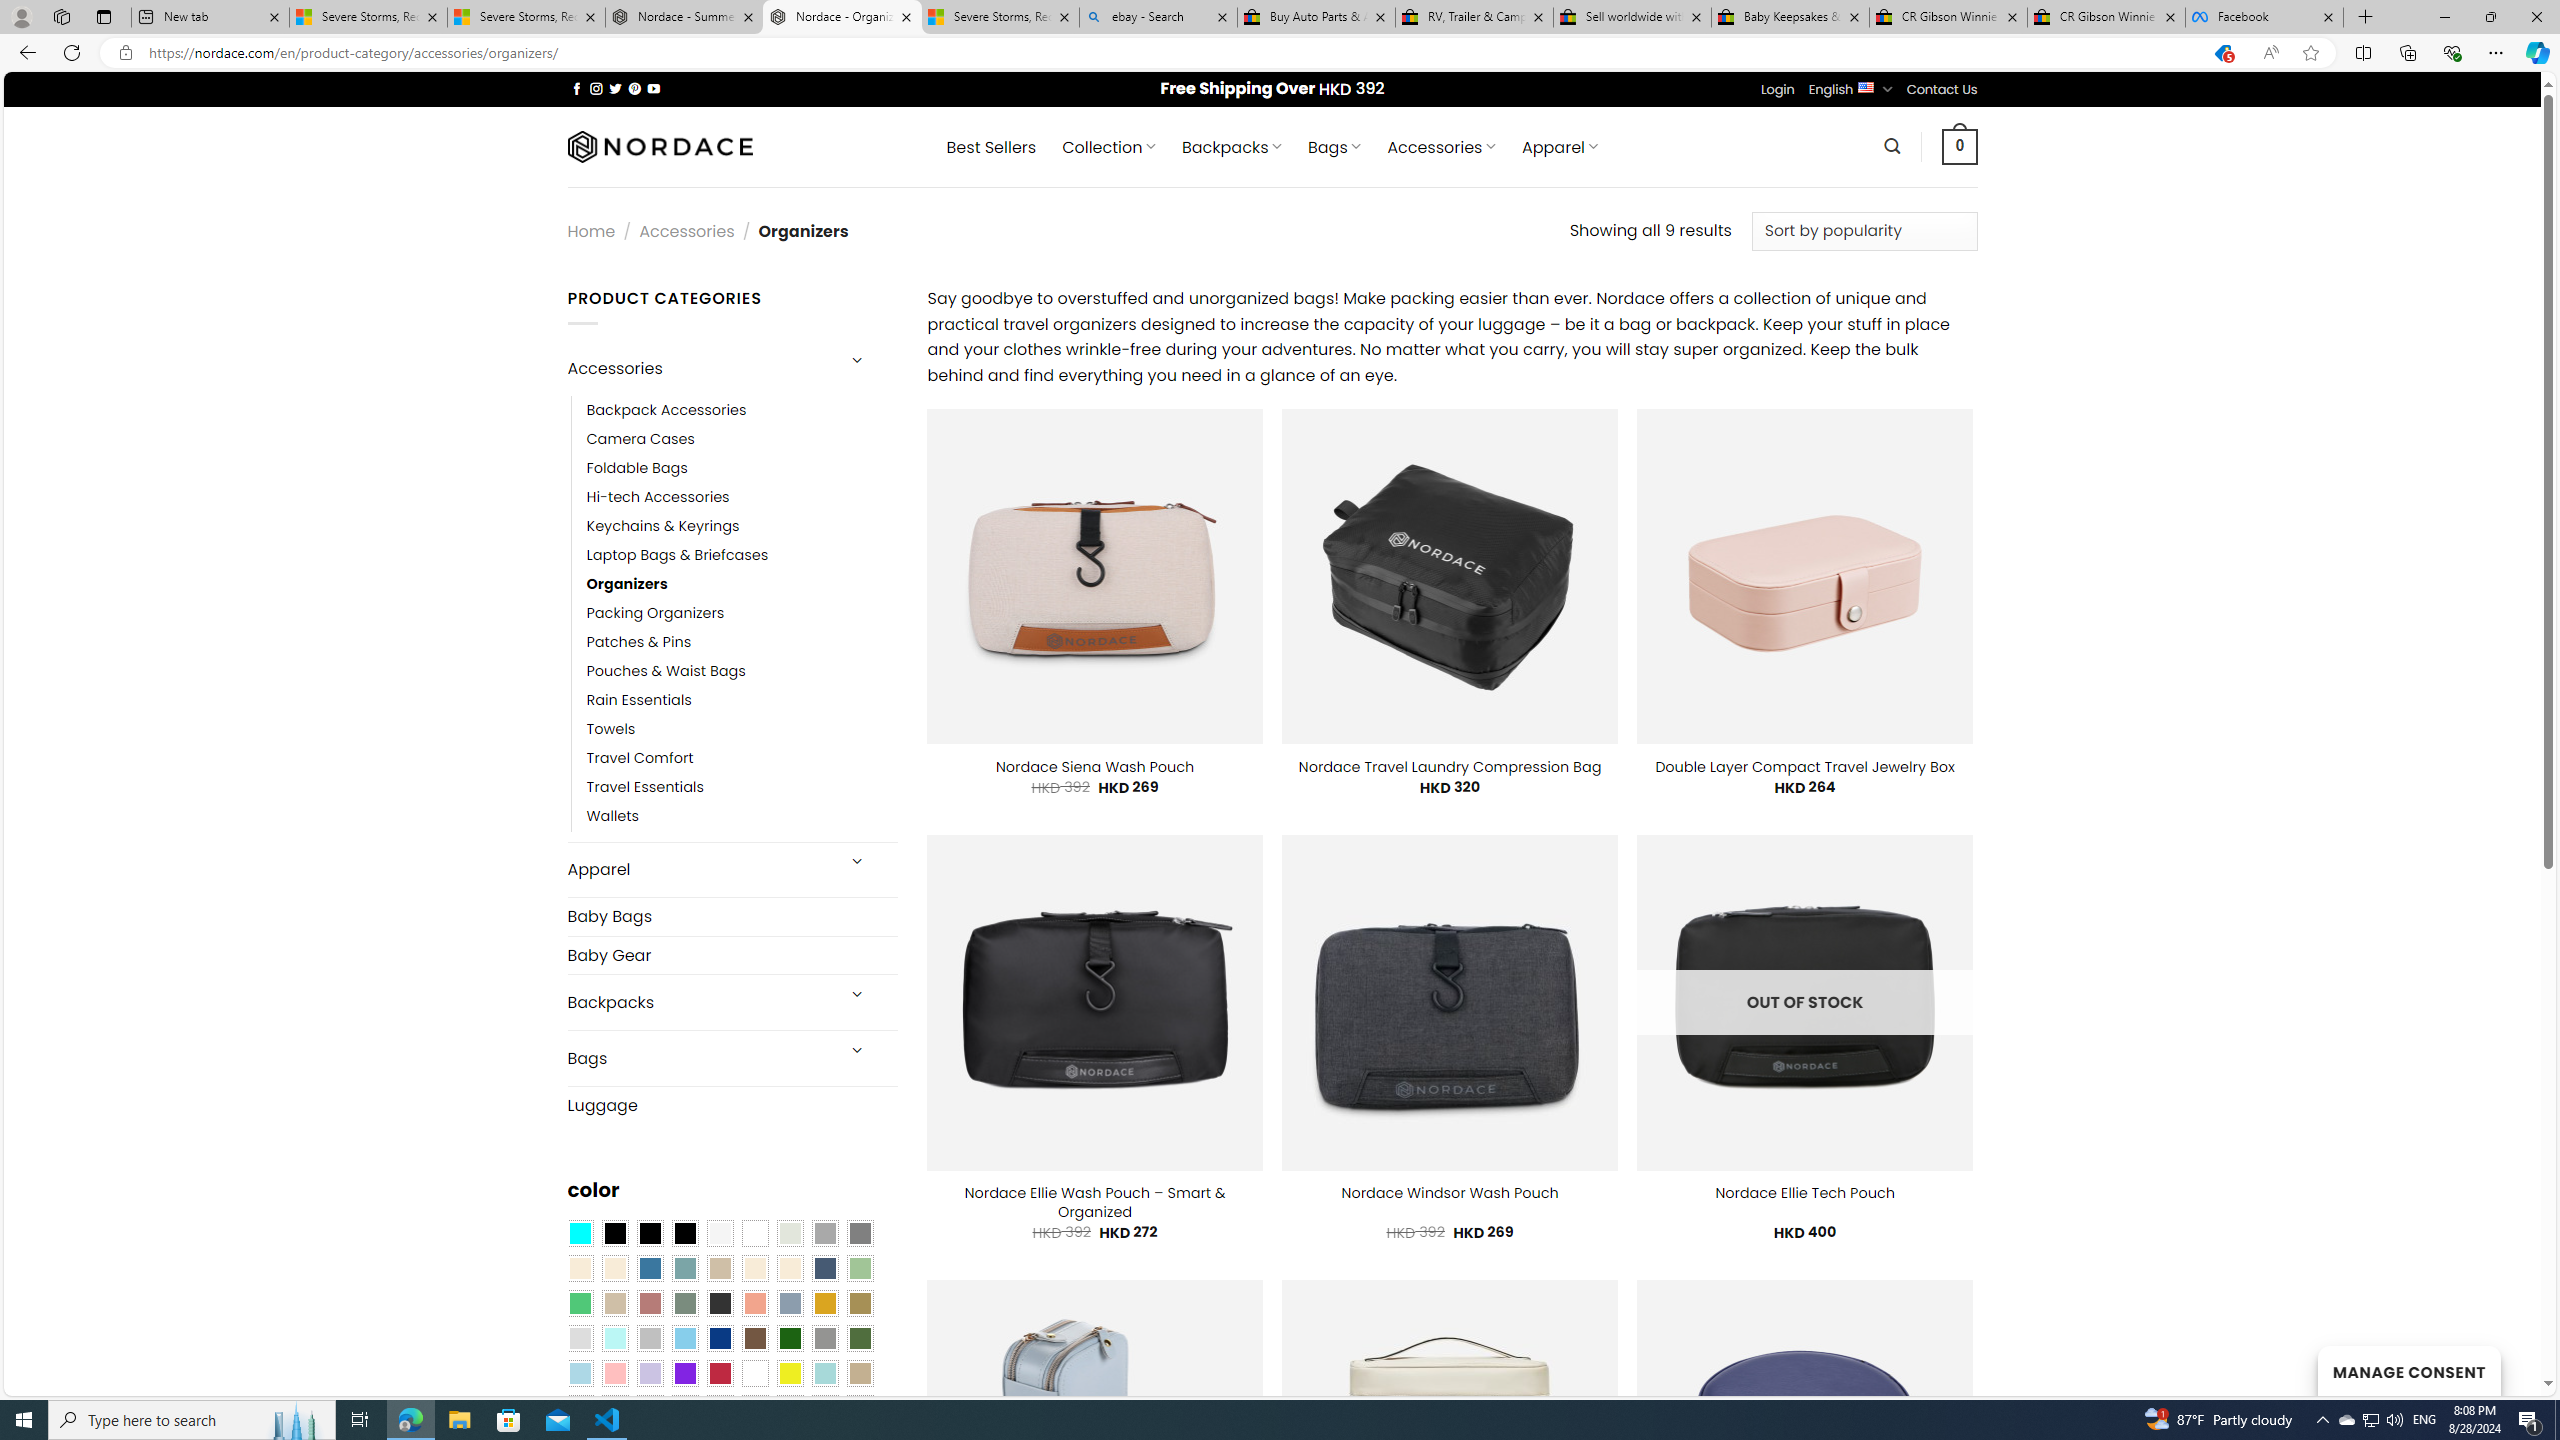 This screenshot has height=1440, width=2560. What do you see at coordinates (741, 437) in the screenshot?
I see `'Camera Cases'` at bounding box center [741, 437].